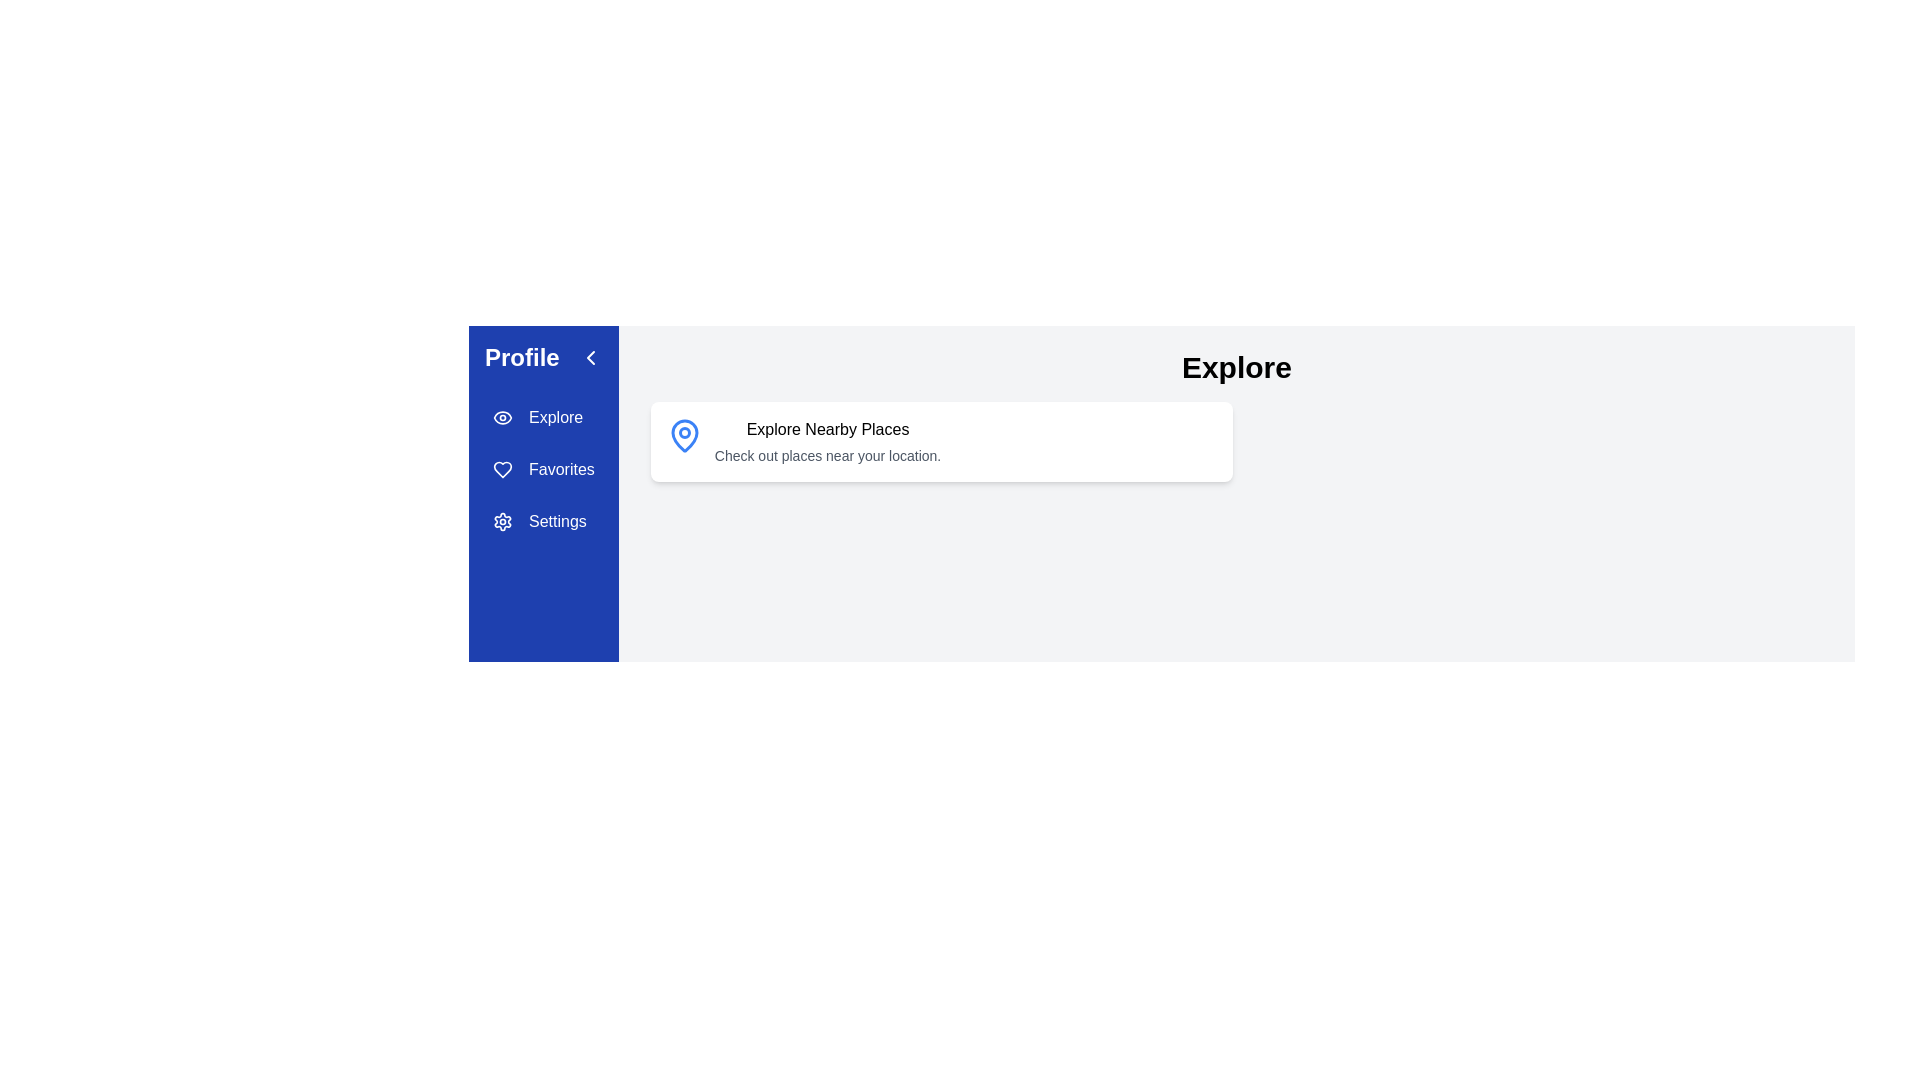 The height and width of the screenshot is (1080, 1920). I want to click on the chevron icon in the sidebar menu adjacent to the 'Profile' heading, so click(589, 357).